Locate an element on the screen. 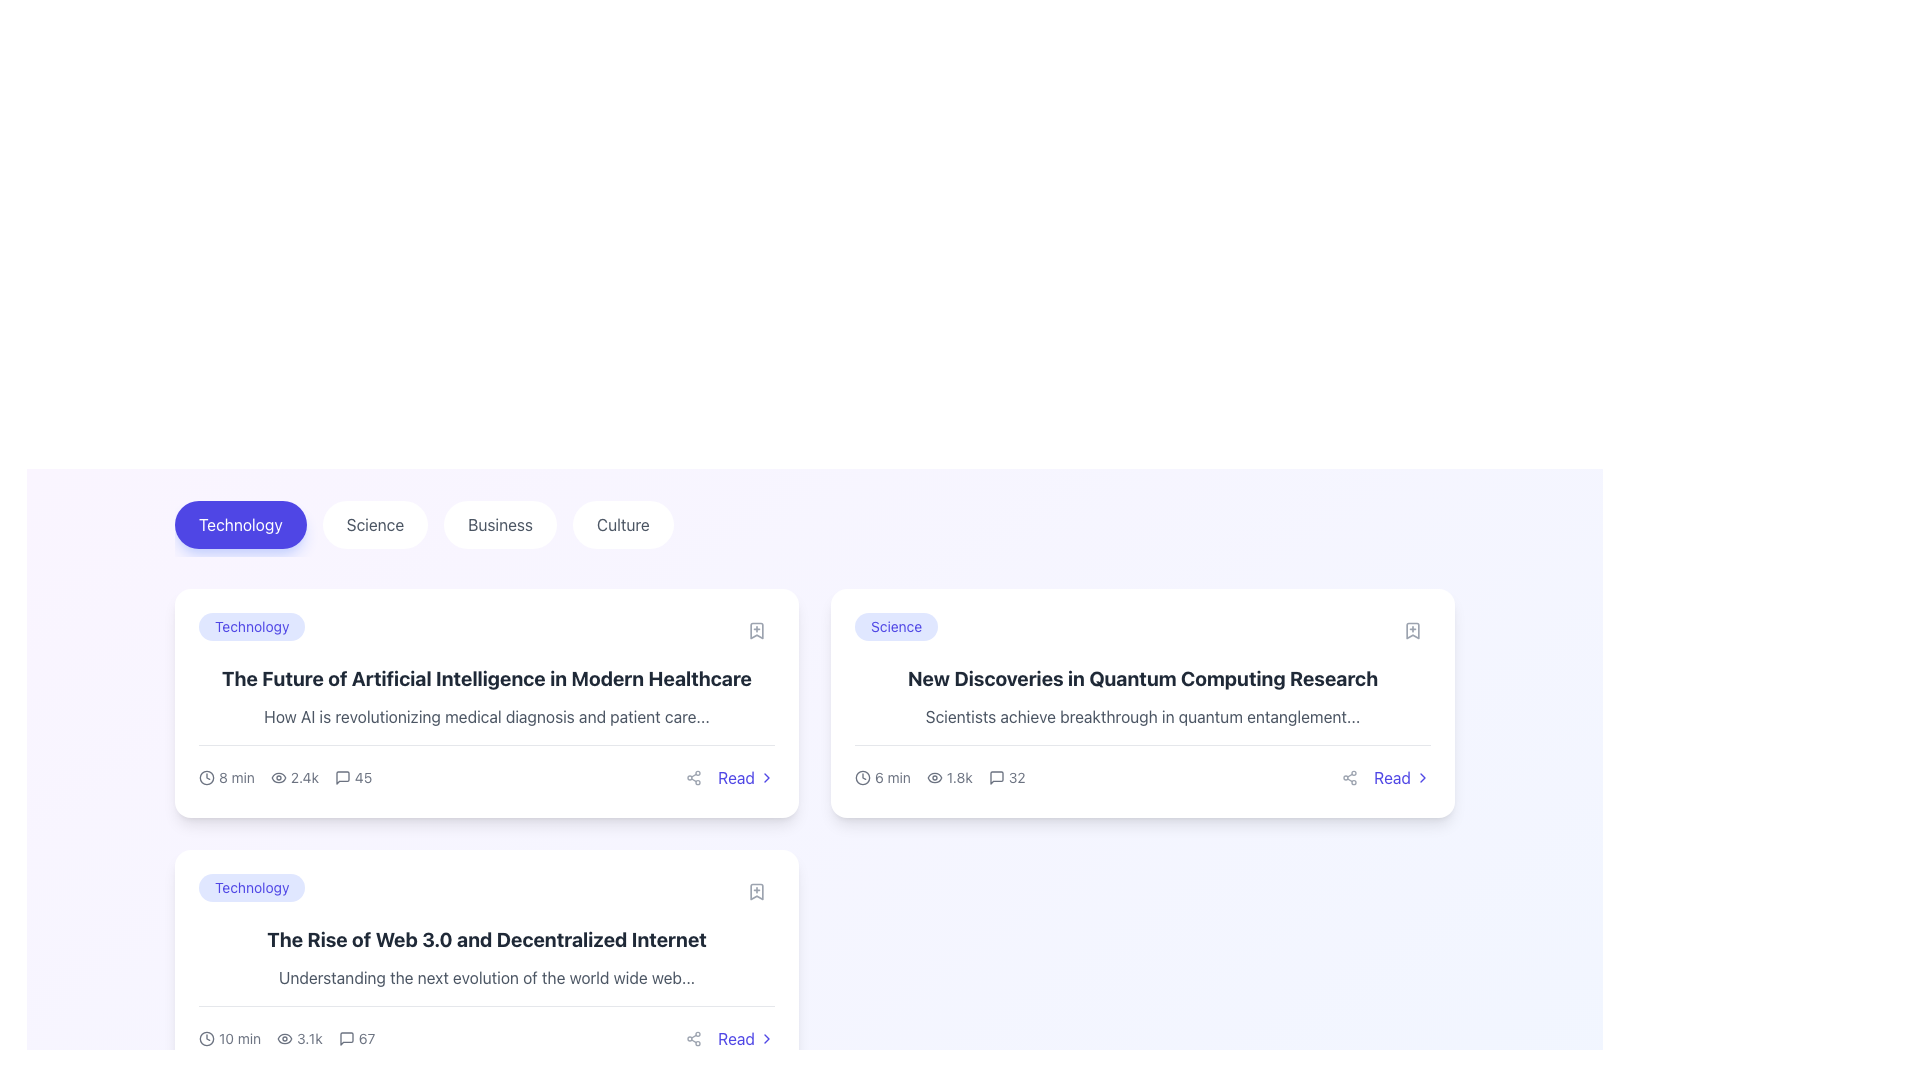  the circular vector graphic icon located within the SVG structure near the '10 min' text below the title 'The Rise of Web 3.0 and Decentralized Internet' is located at coordinates (206, 1037).